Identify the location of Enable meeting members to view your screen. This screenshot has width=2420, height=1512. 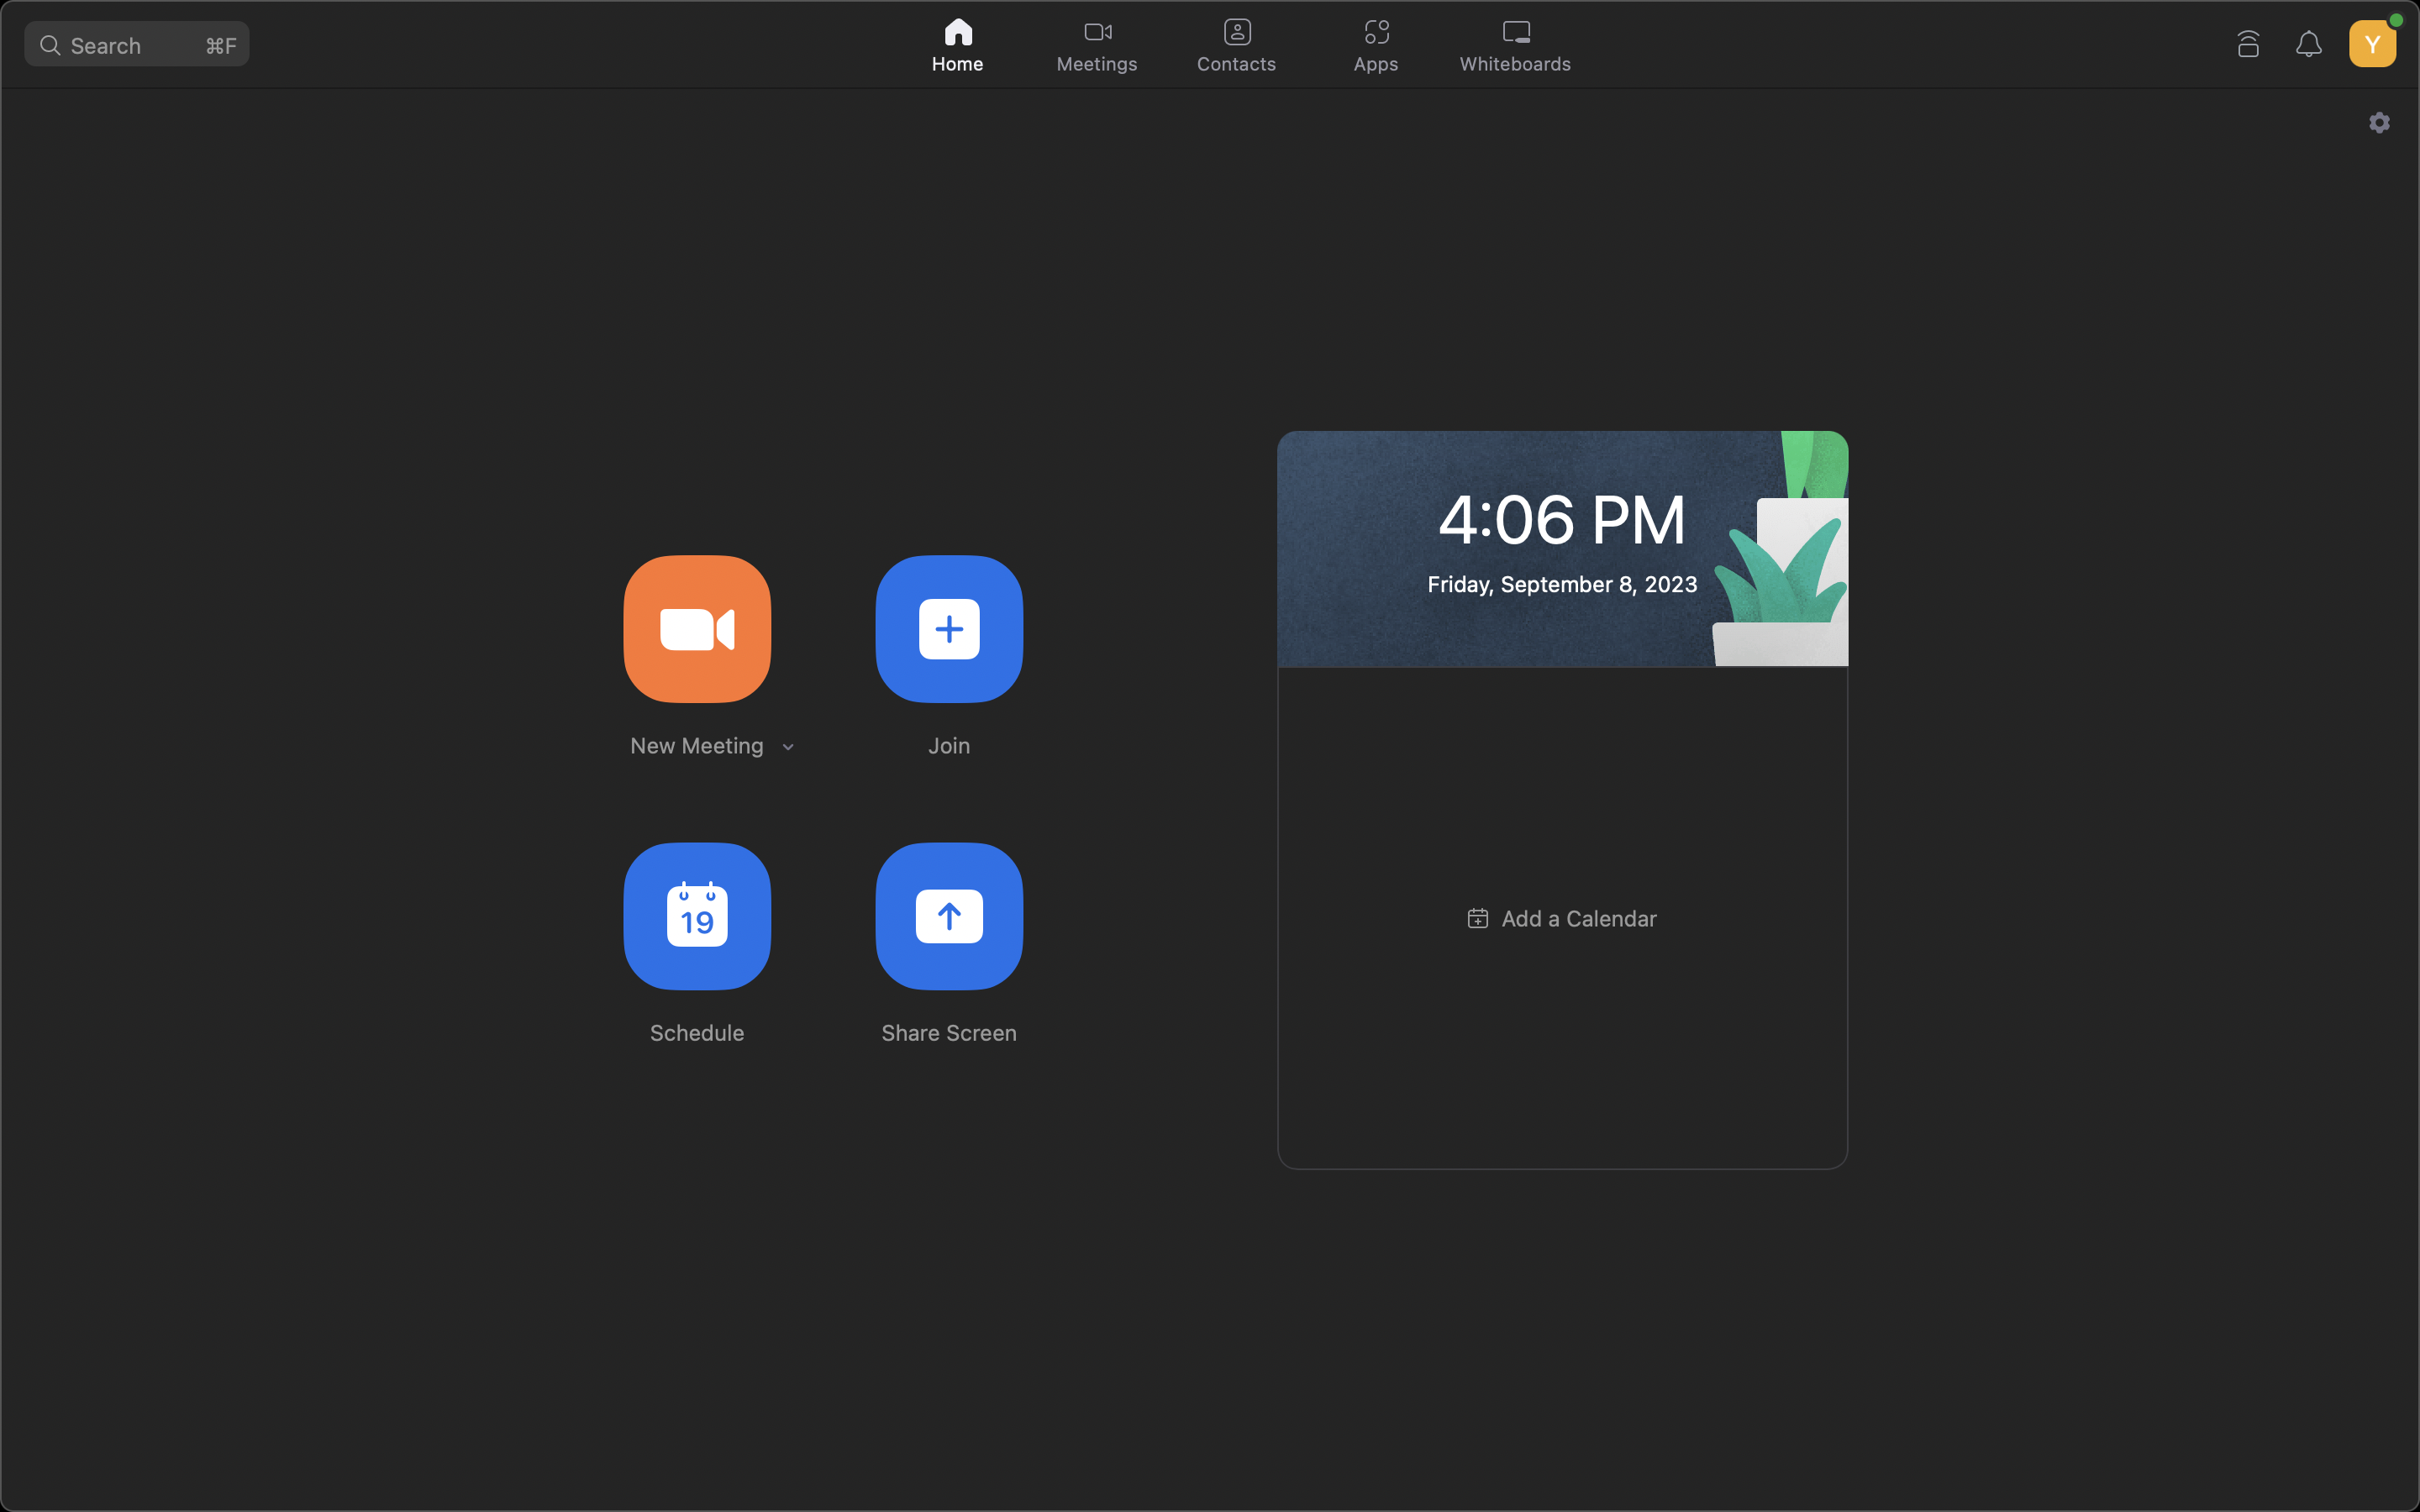
(950, 916).